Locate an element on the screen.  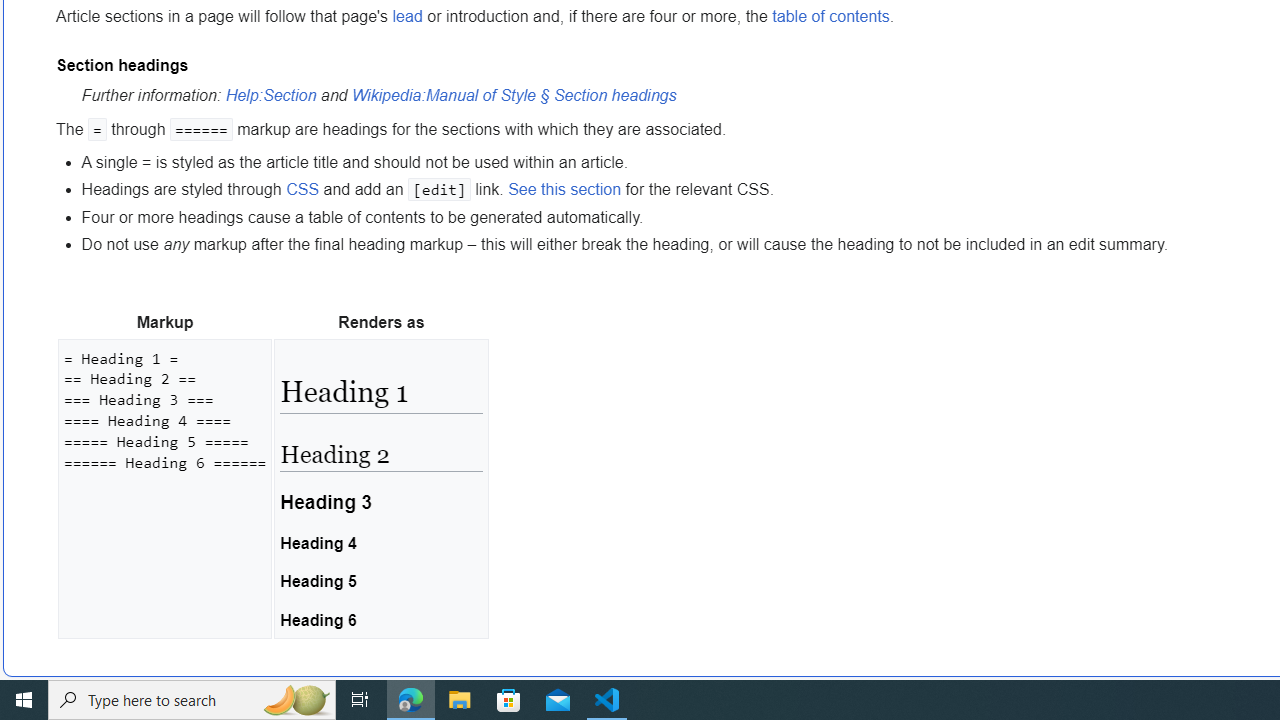
'lead' is located at coordinates (406, 16).